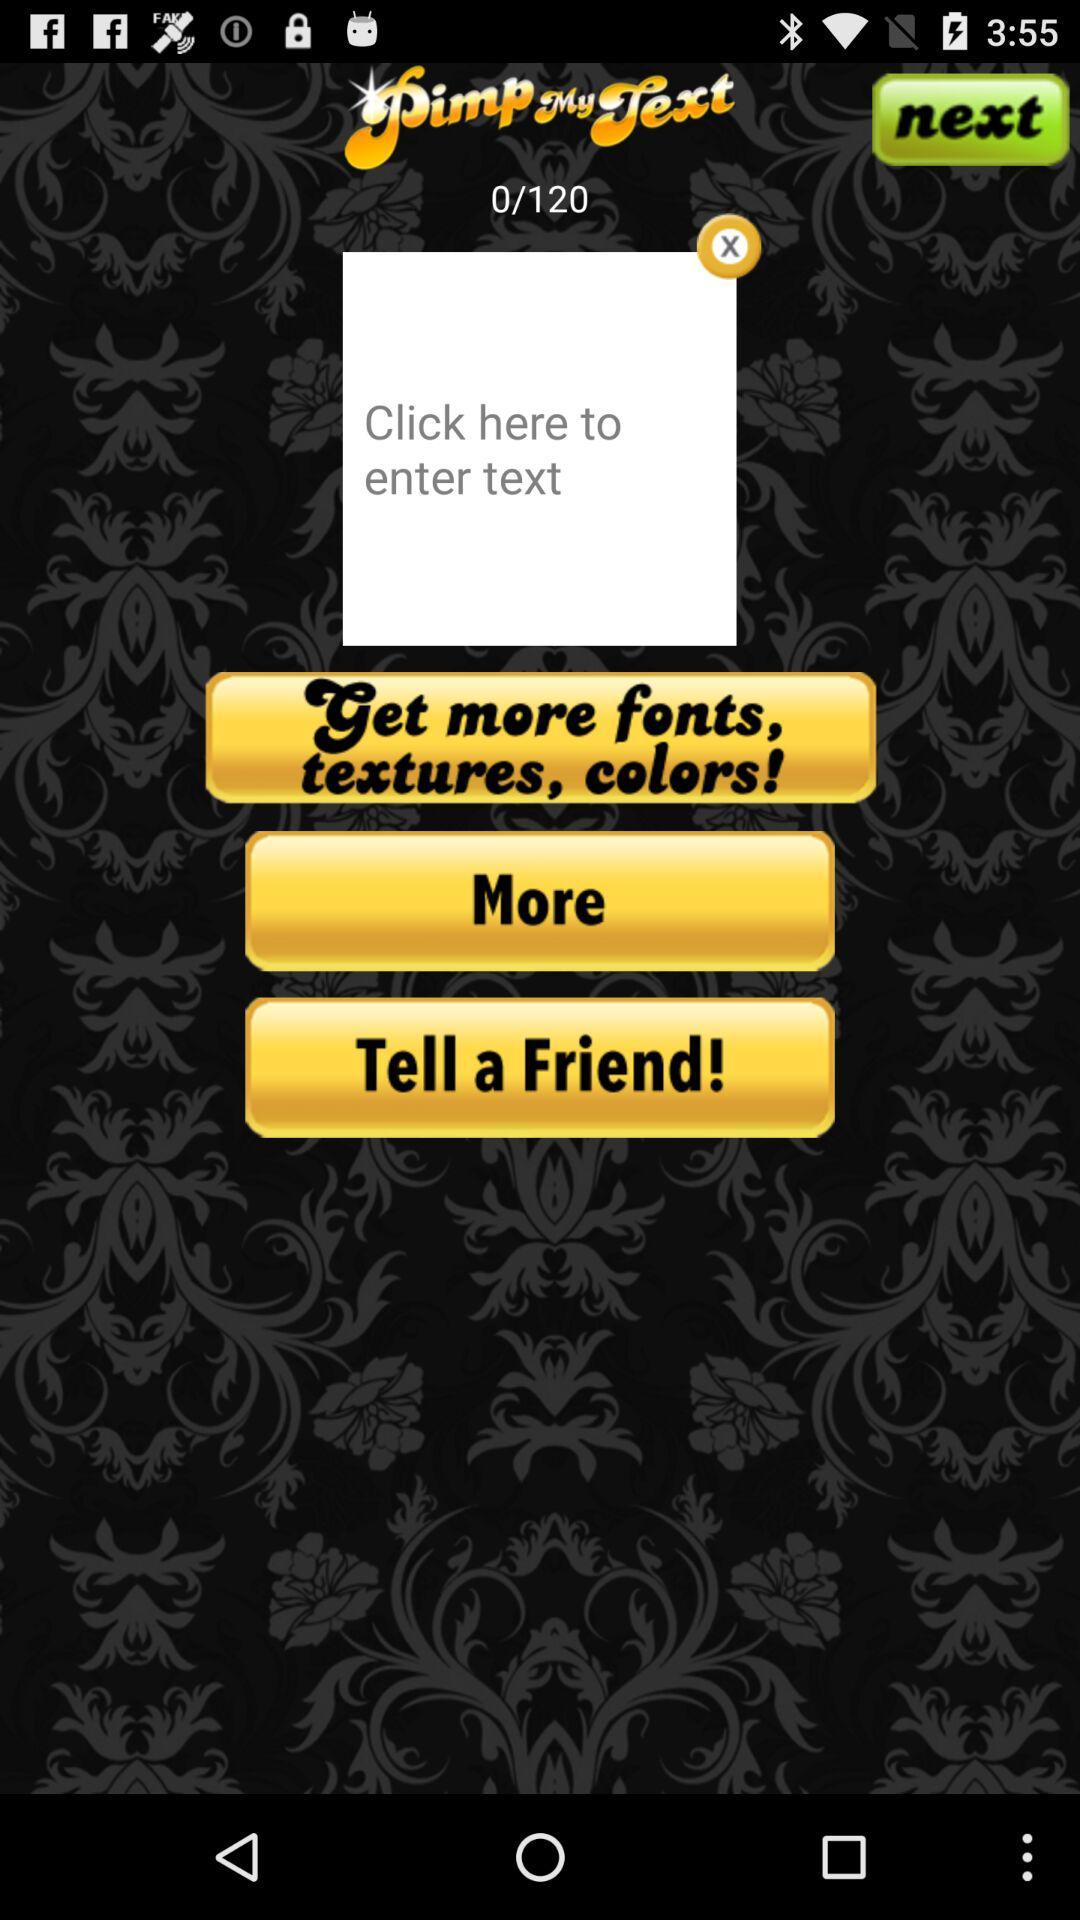  I want to click on get more text options, so click(540, 737).